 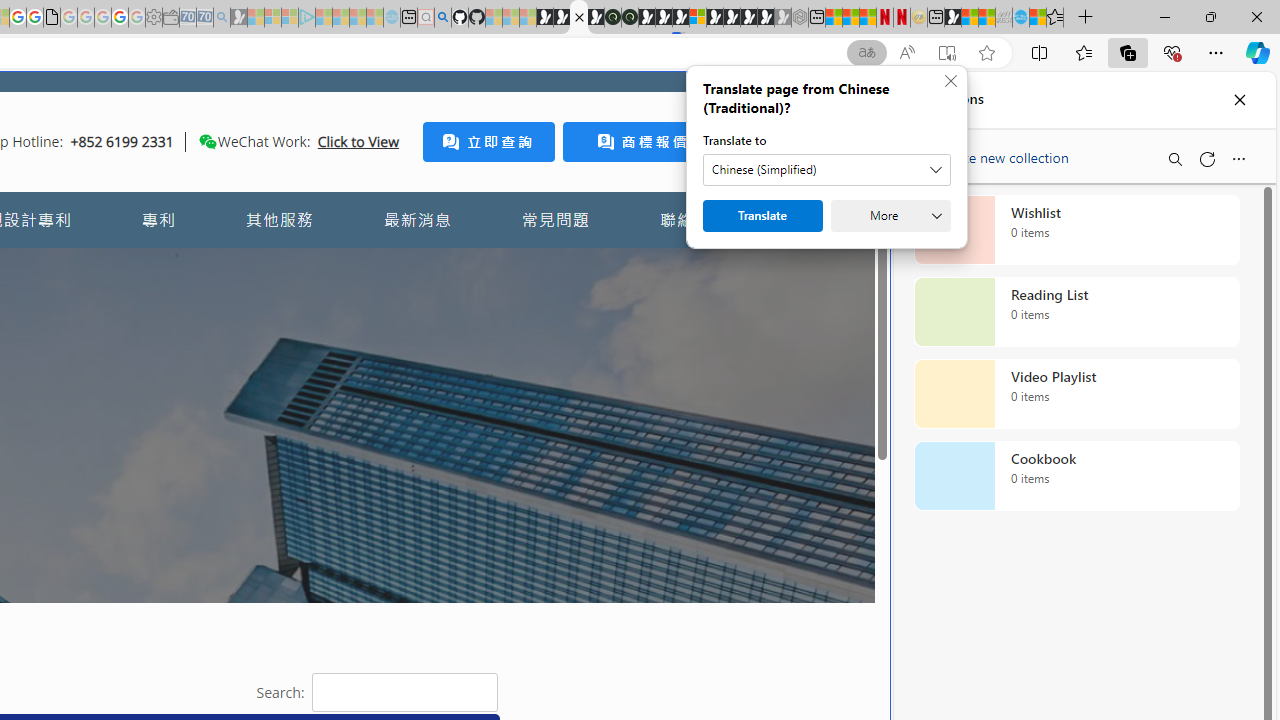 I want to click on 'Microsoft Start Gaming - Sleeping', so click(x=238, y=17).